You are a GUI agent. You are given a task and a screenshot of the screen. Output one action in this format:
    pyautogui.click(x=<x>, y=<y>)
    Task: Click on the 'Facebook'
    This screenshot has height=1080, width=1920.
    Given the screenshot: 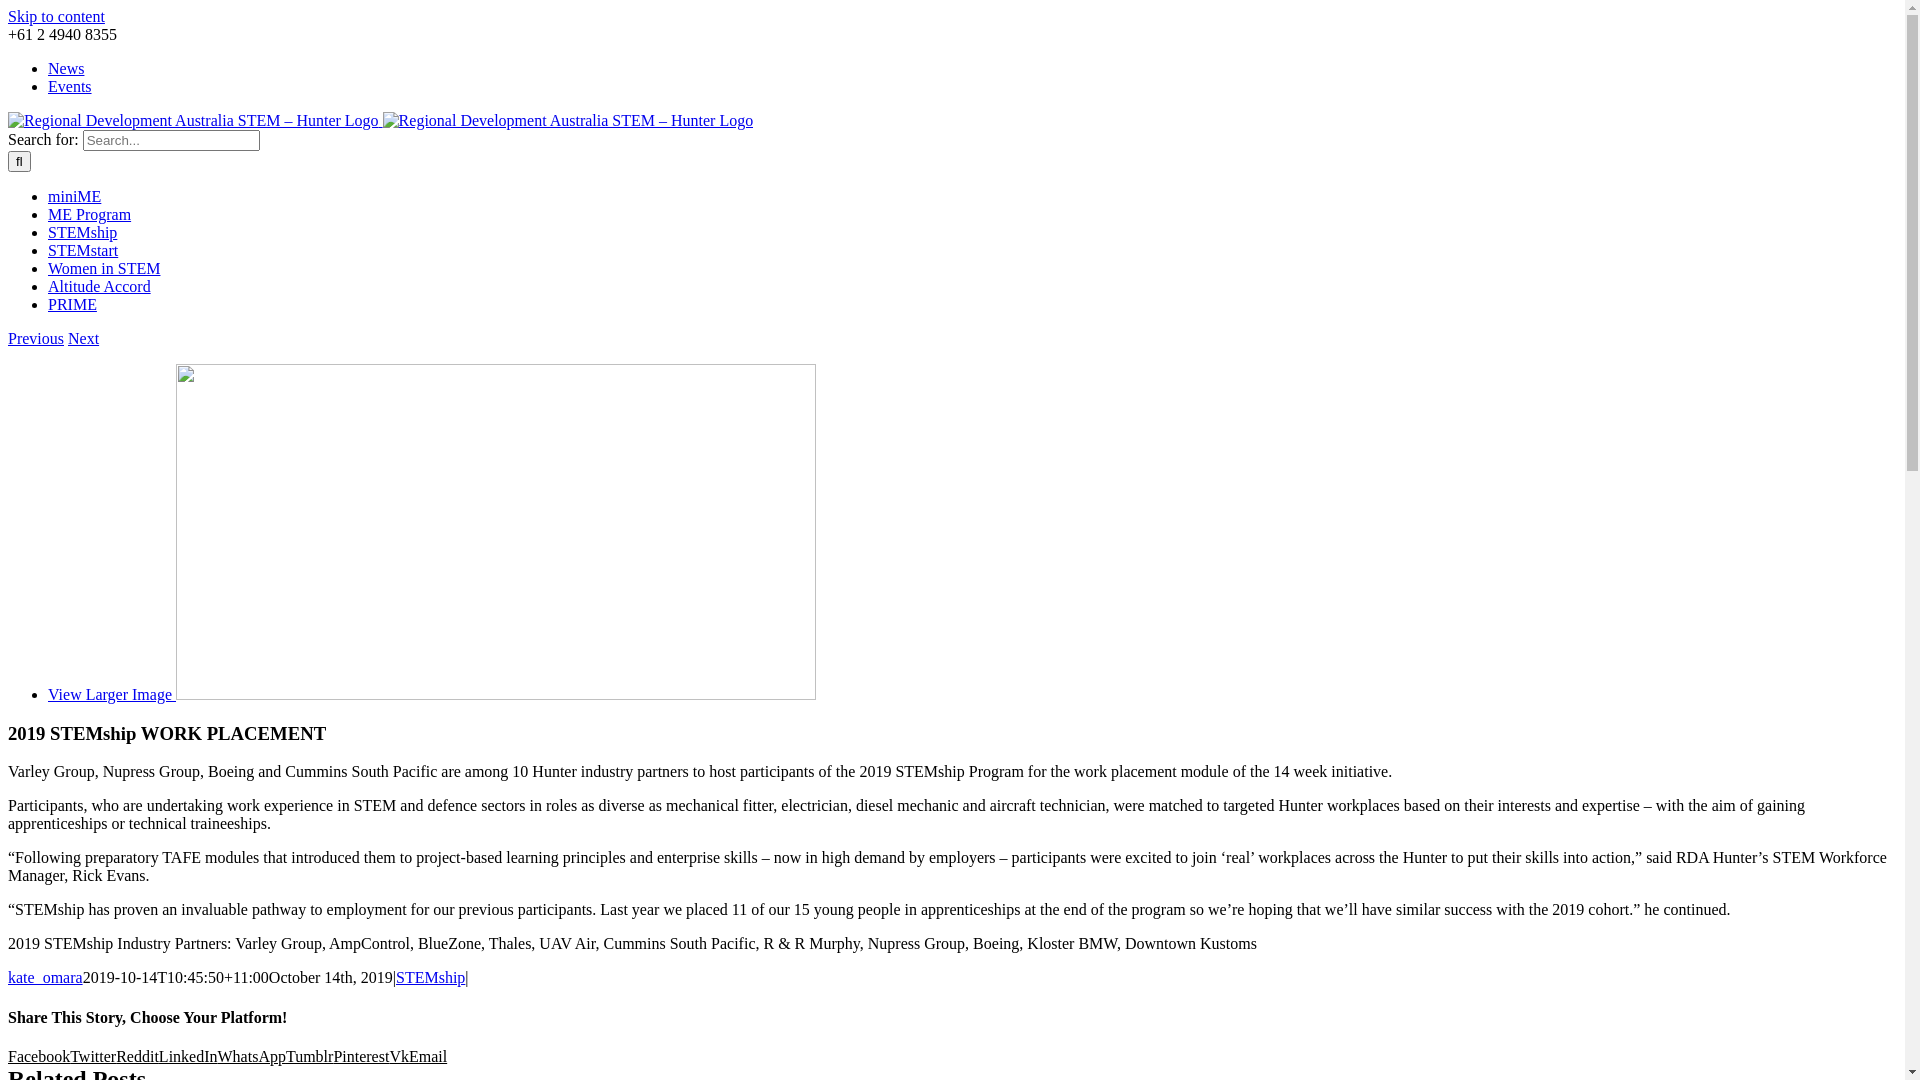 What is the action you would take?
    pyautogui.click(x=38, y=1055)
    